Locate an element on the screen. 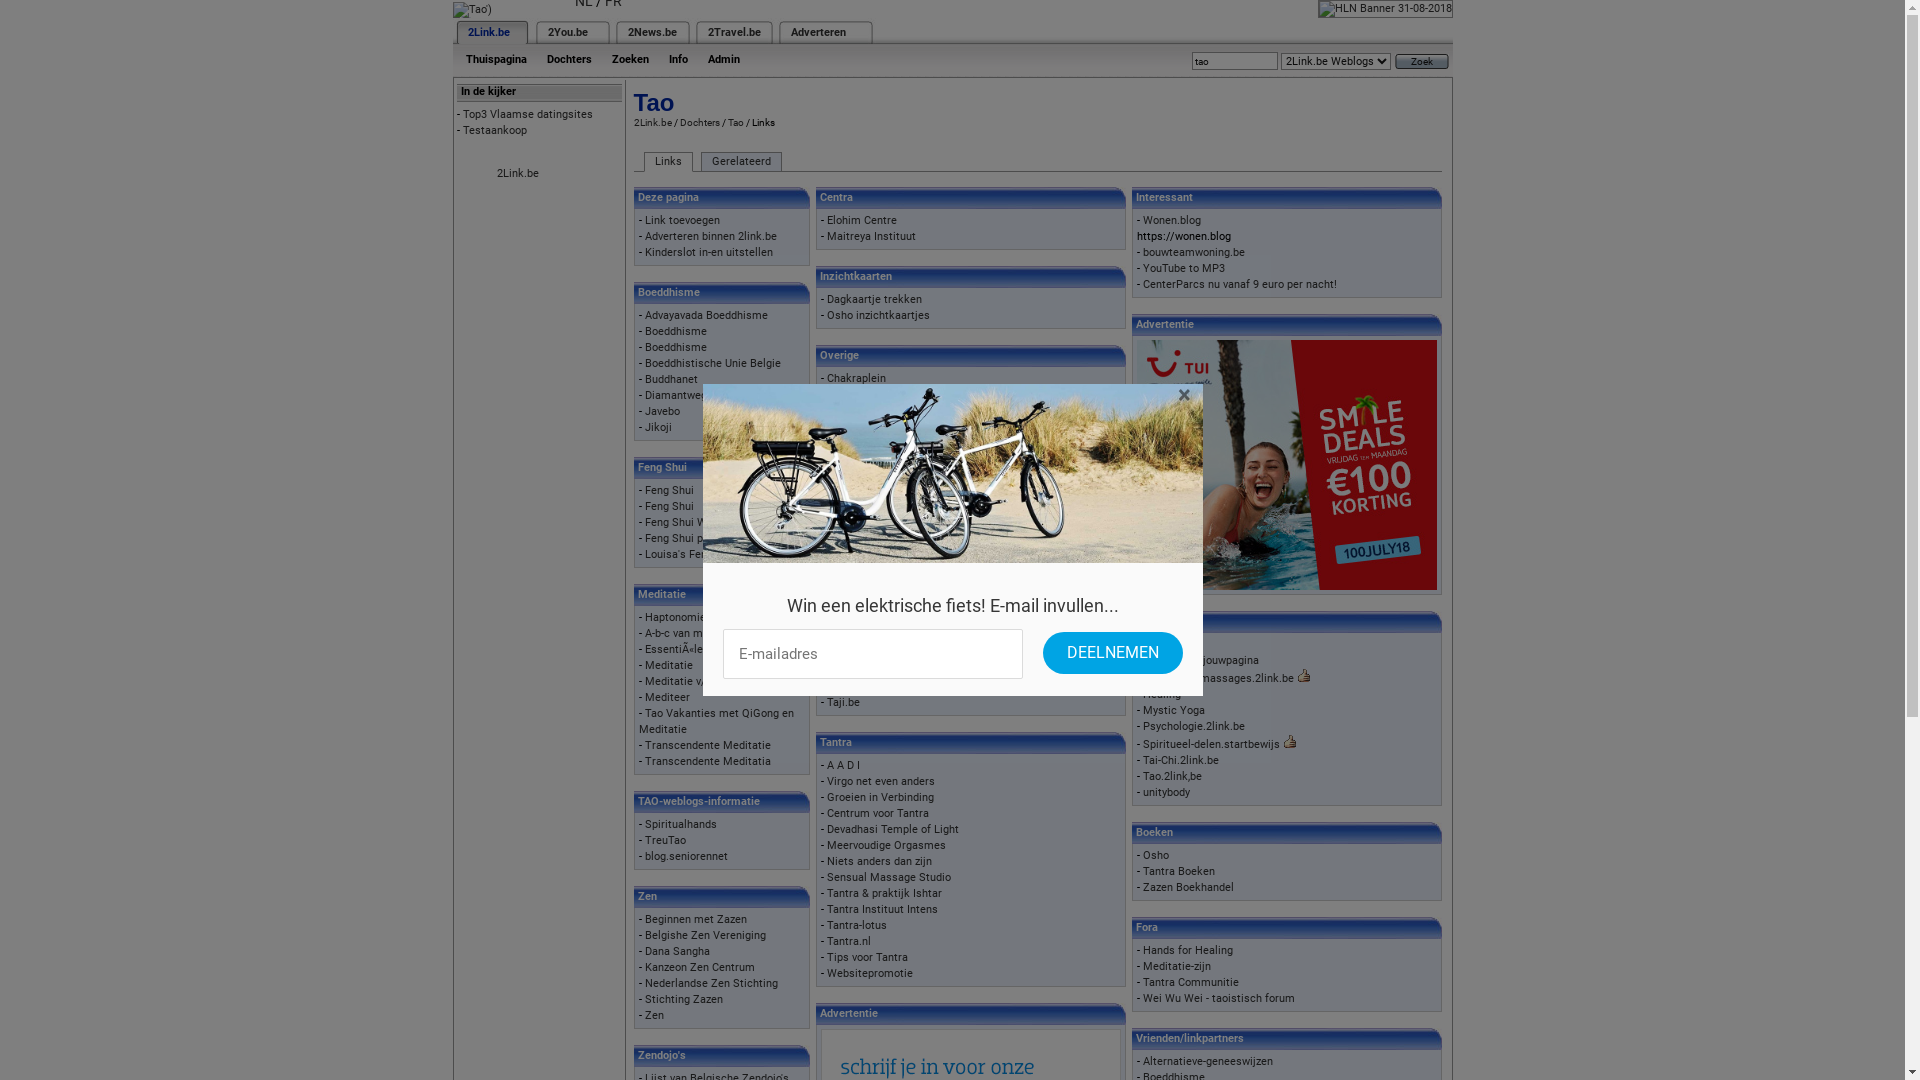  'Advayavada Boeddhisme' is located at coordinates (705, 315).